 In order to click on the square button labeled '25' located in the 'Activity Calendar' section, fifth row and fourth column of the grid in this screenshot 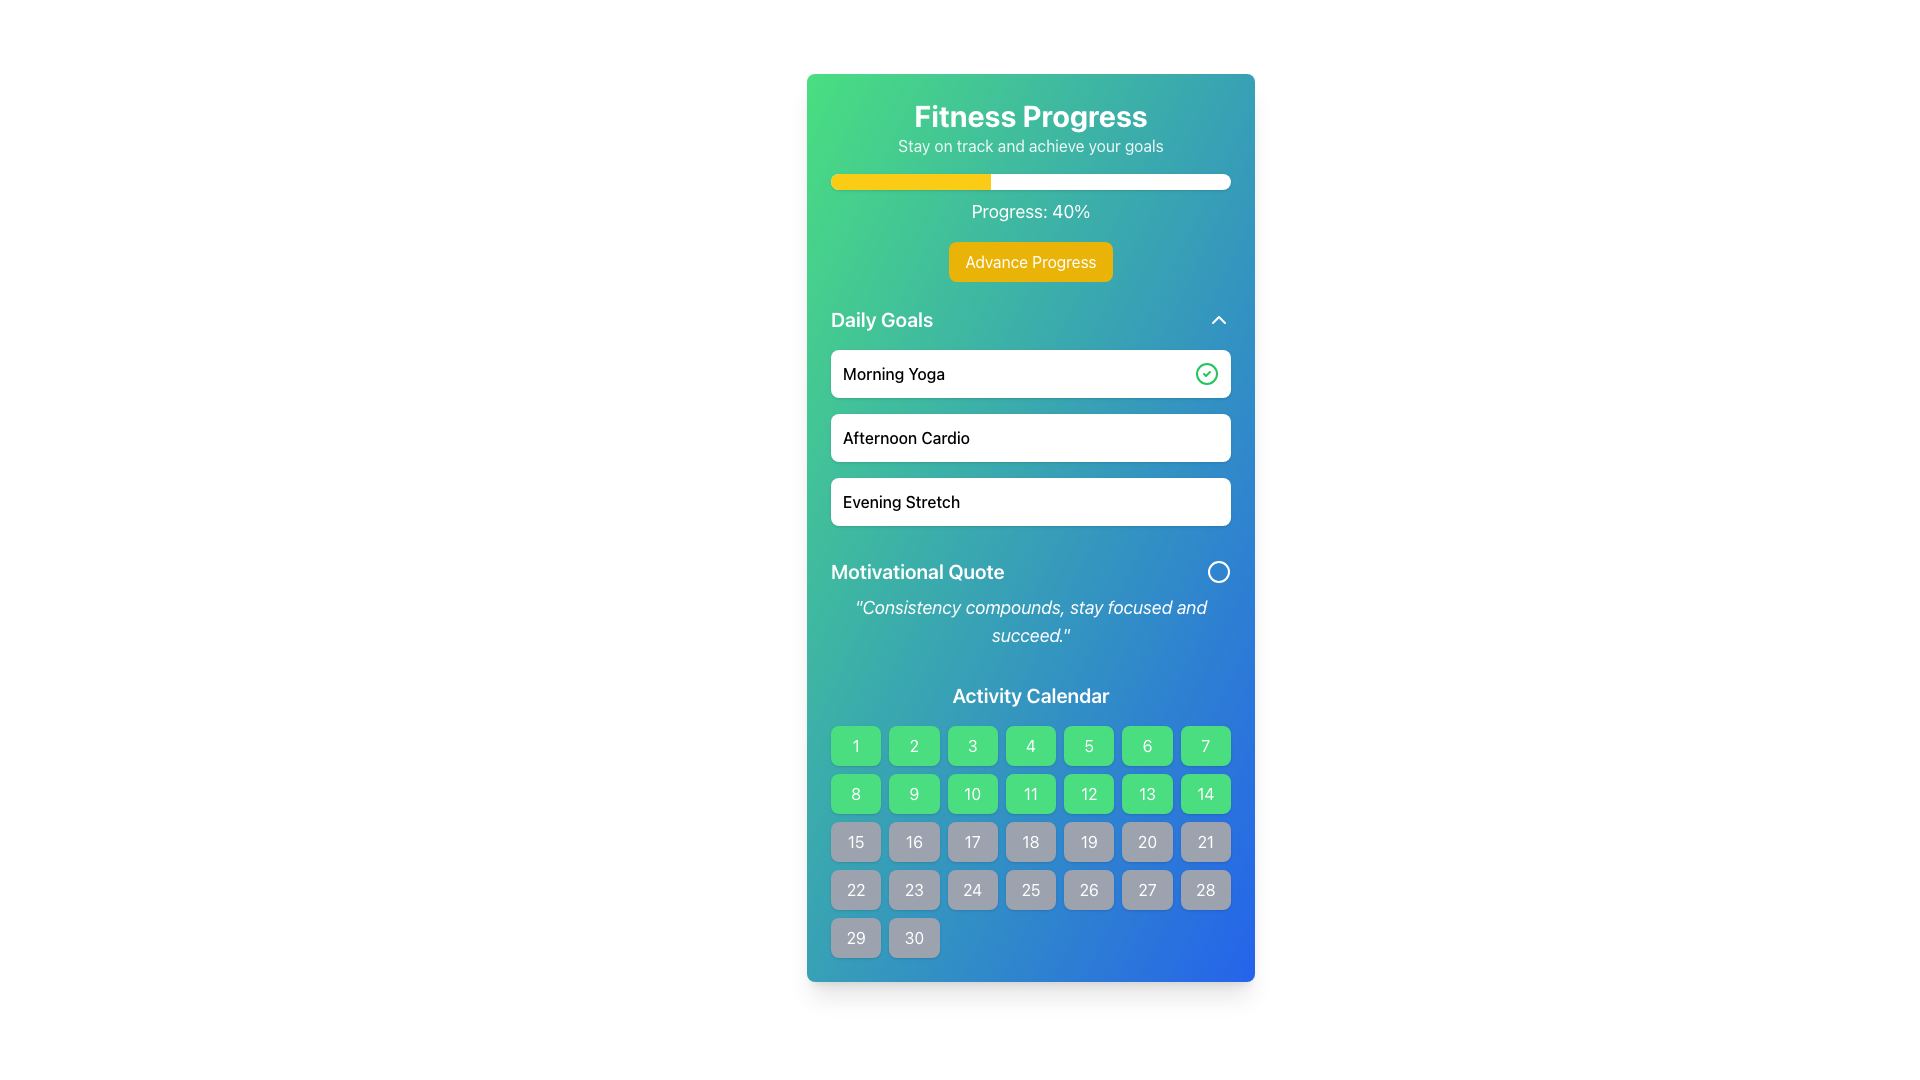, I will do `click(1031, 889)`.